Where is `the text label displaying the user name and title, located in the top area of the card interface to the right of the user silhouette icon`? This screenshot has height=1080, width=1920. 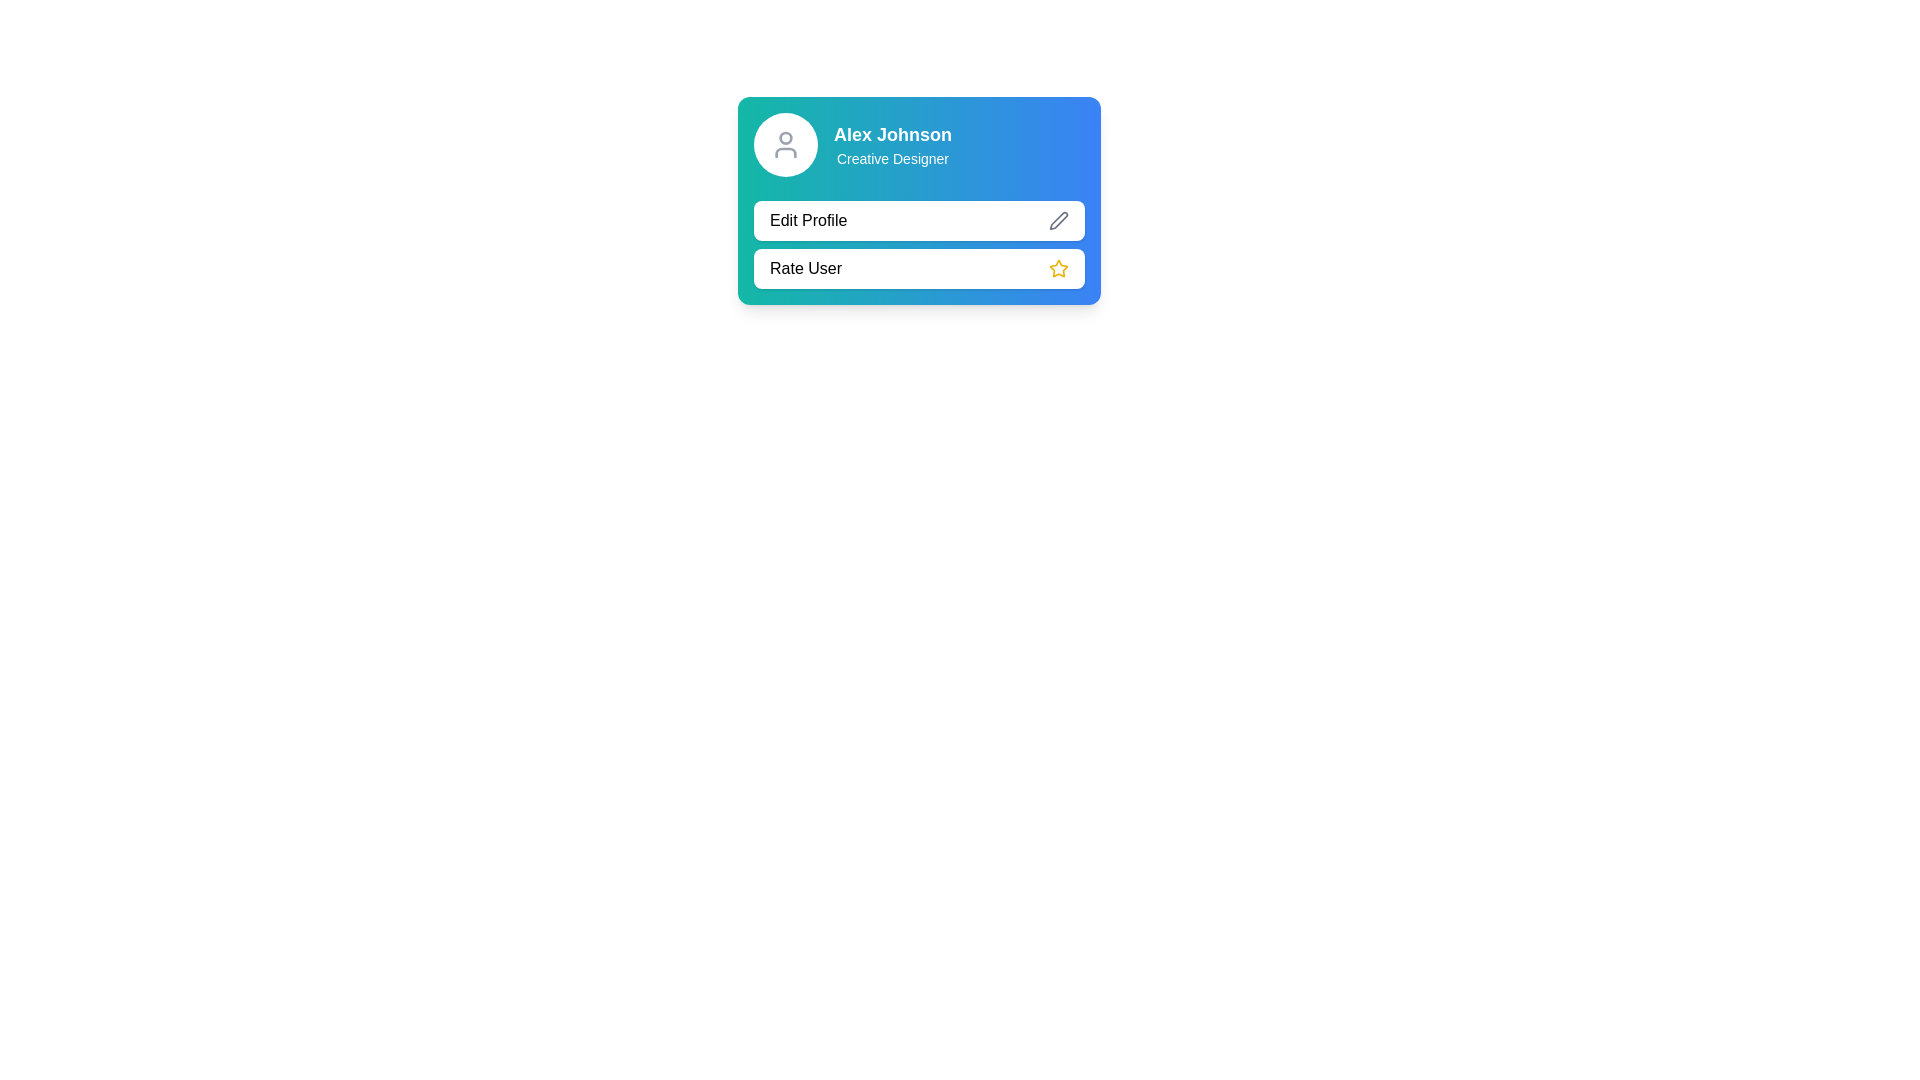 the text label displaying the user name and title, located in the top area of the card interface to the right of the user silhouette icon is located at coordinates (891, 144).